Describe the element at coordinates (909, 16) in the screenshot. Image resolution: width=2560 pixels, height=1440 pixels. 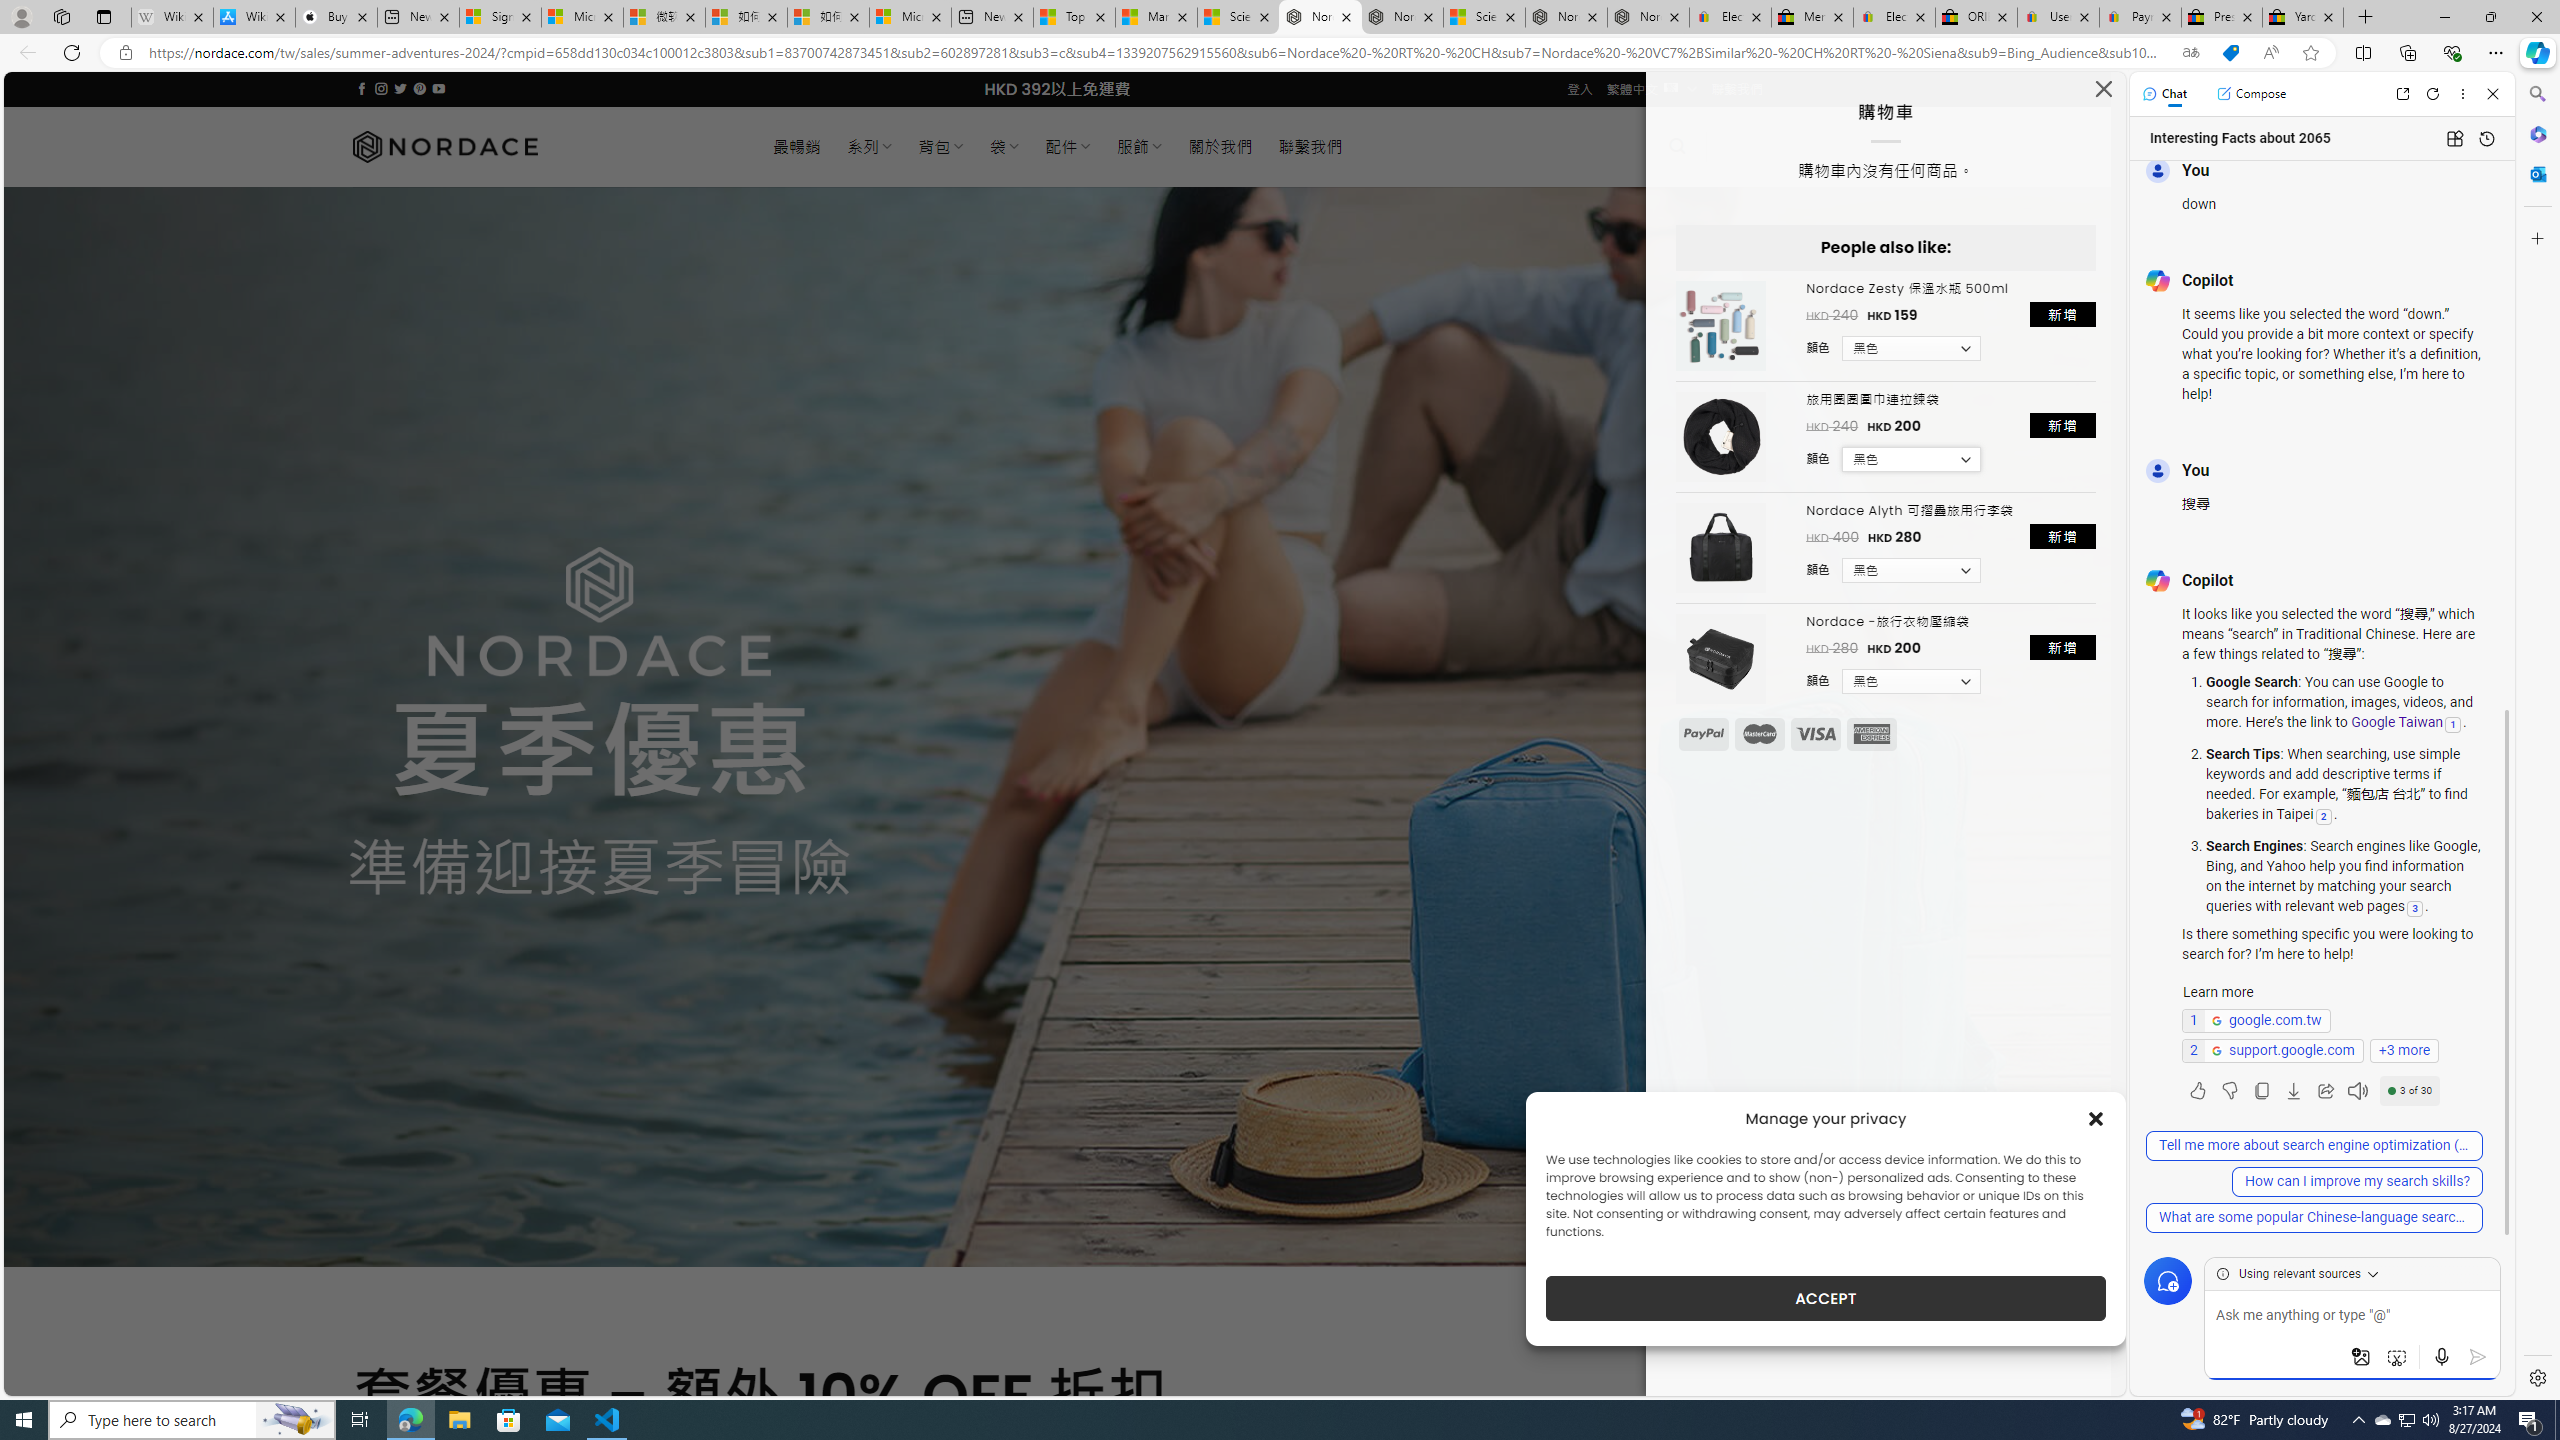
I see `'Microsoft account | Account Checkup'` at that location.